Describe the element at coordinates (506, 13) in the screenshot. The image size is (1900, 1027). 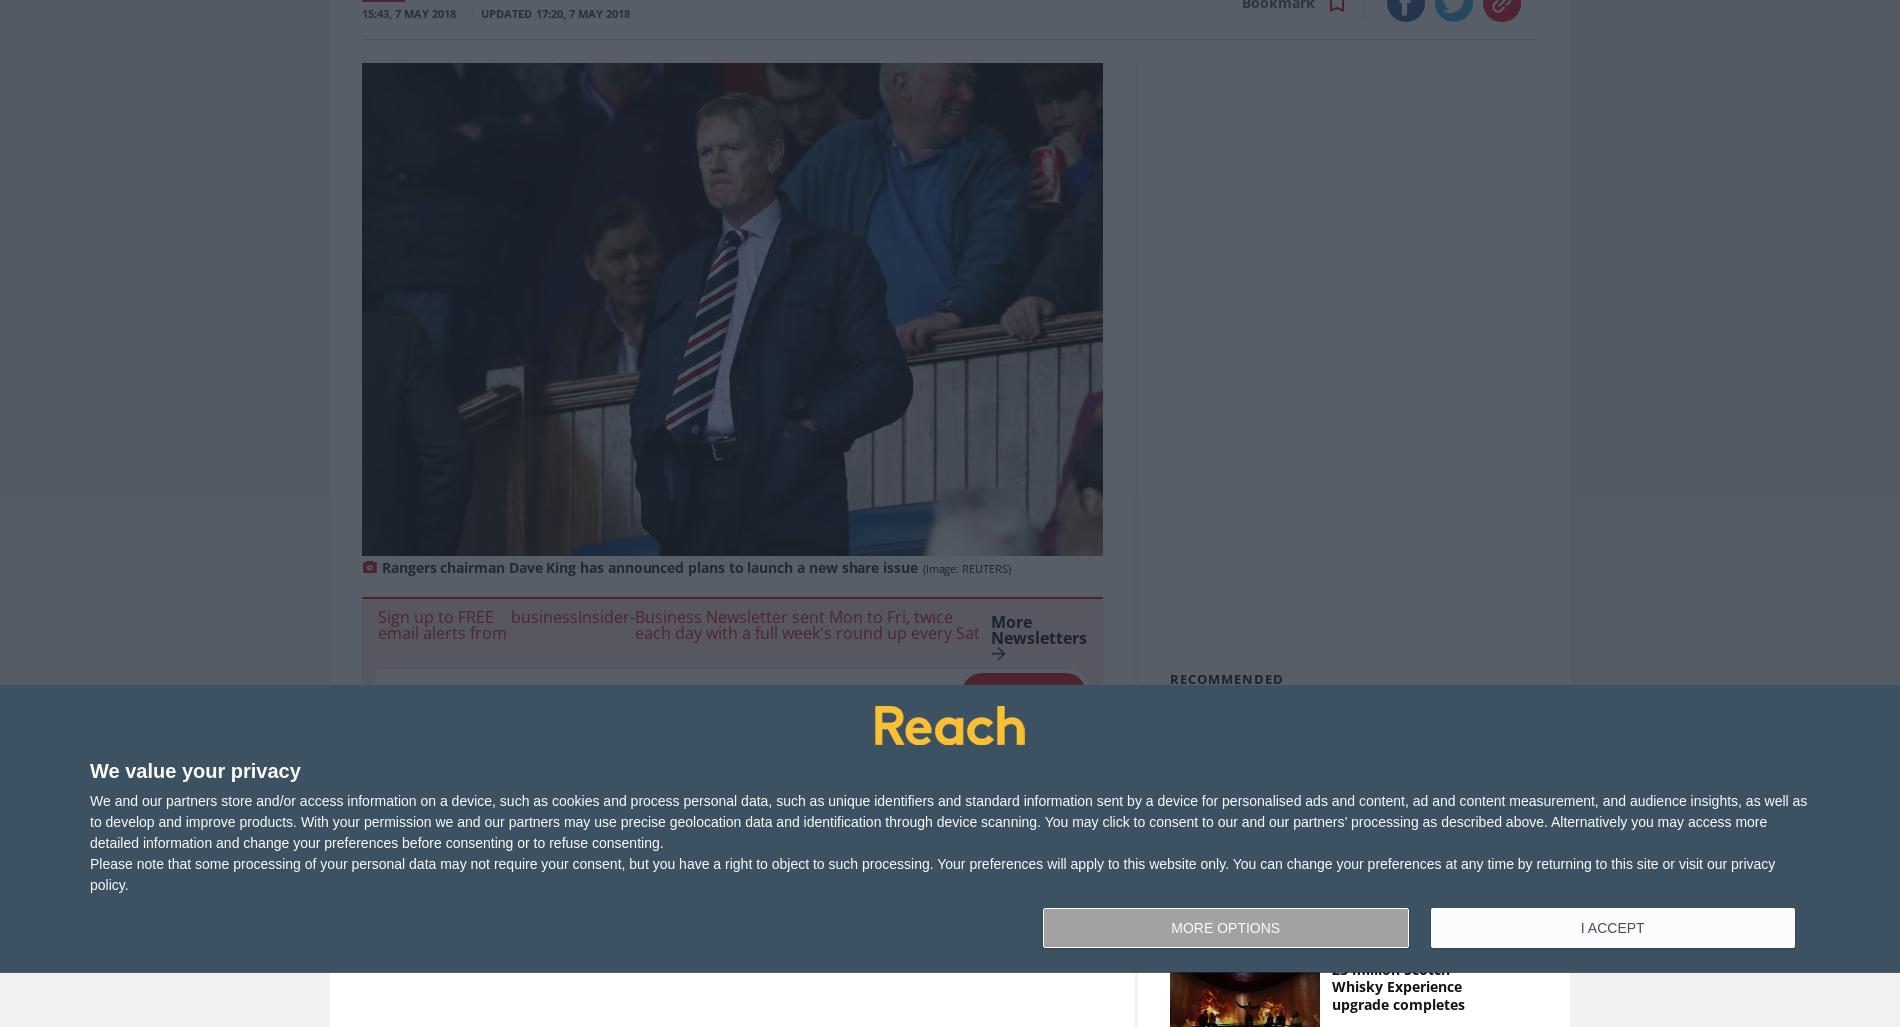
I see `'Updated'` at that location.